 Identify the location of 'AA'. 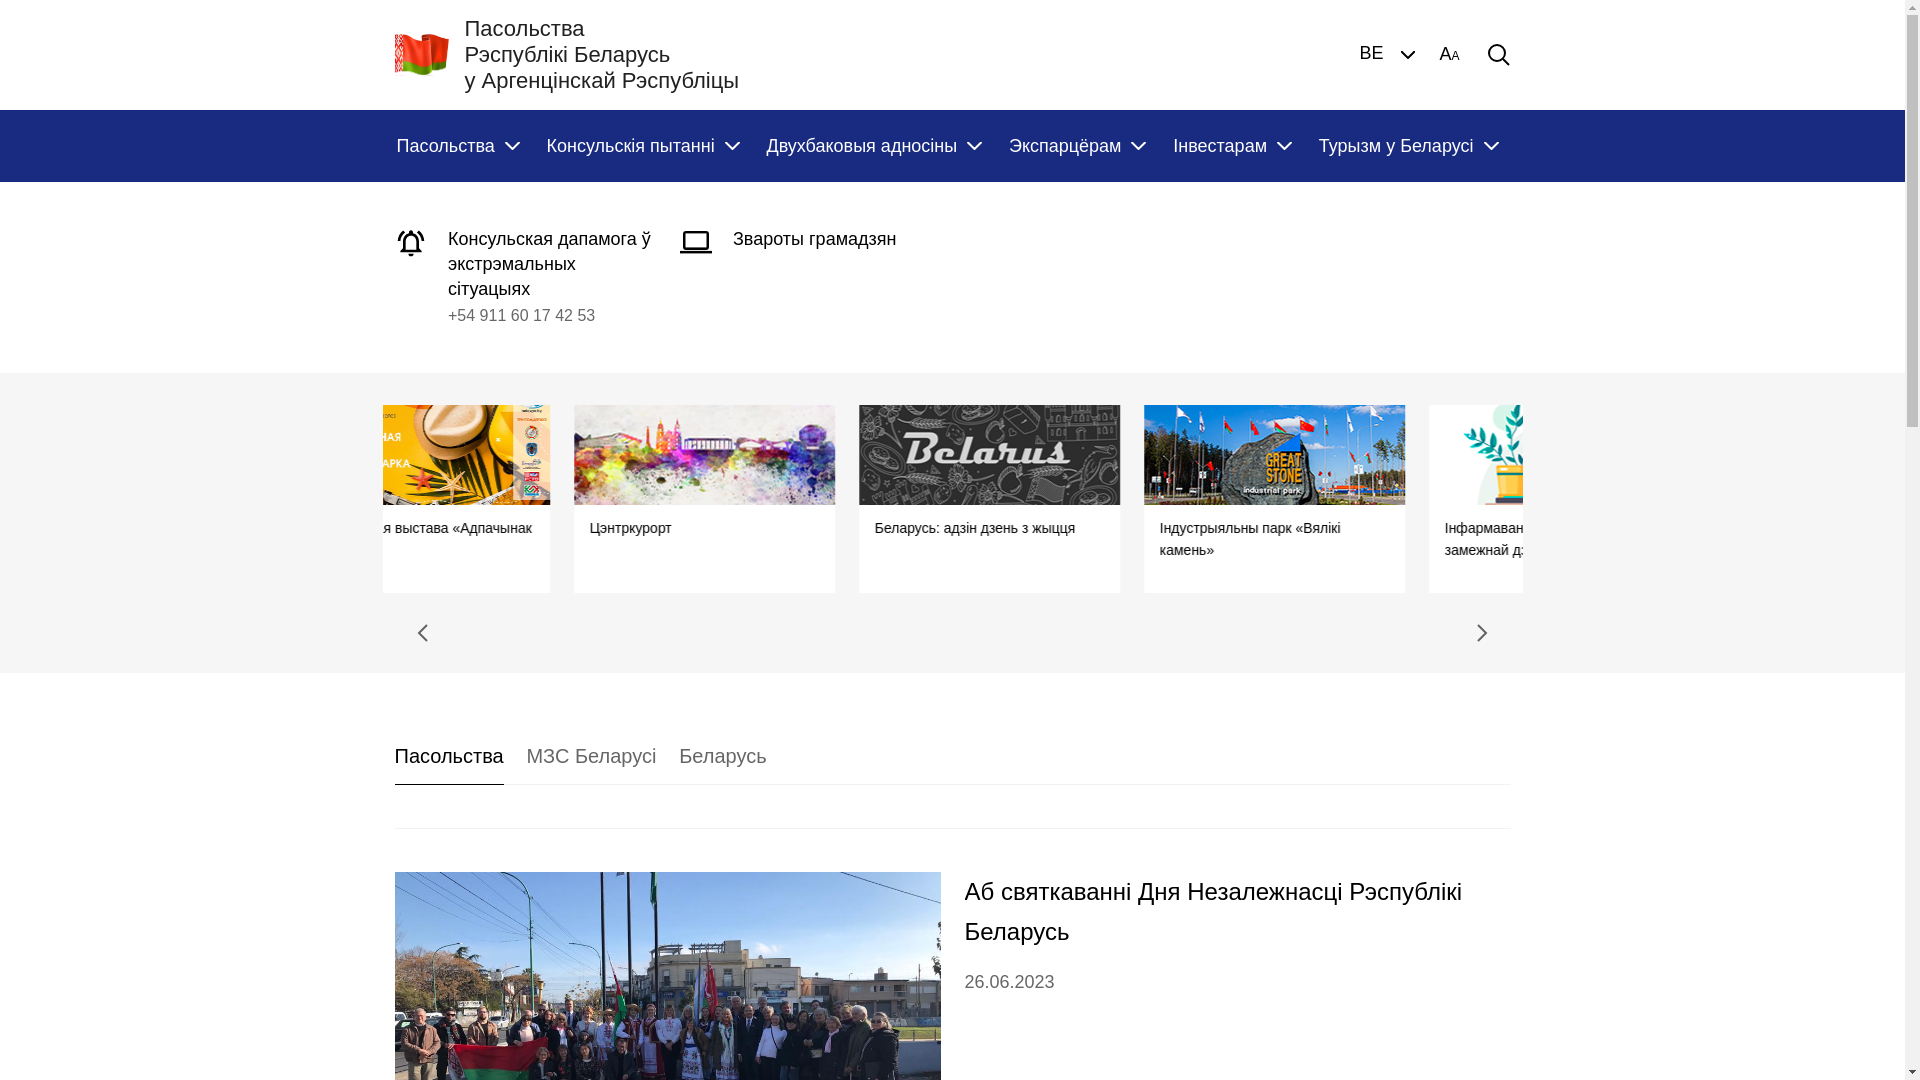
(1449, 53).